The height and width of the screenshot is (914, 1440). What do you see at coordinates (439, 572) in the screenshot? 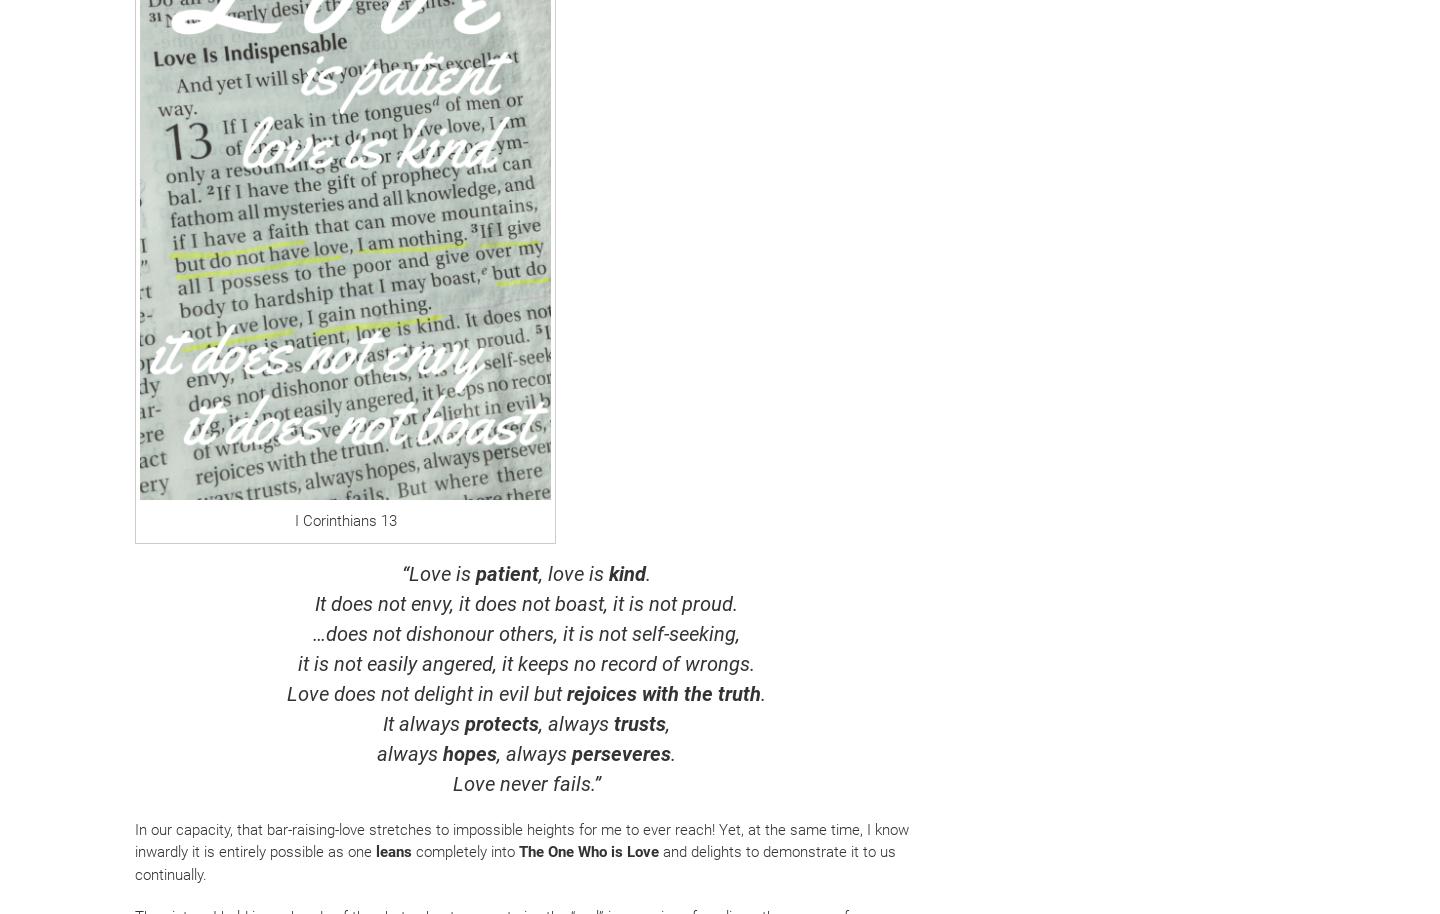
I see `'“Love is'` at bounding box center [439, 572].